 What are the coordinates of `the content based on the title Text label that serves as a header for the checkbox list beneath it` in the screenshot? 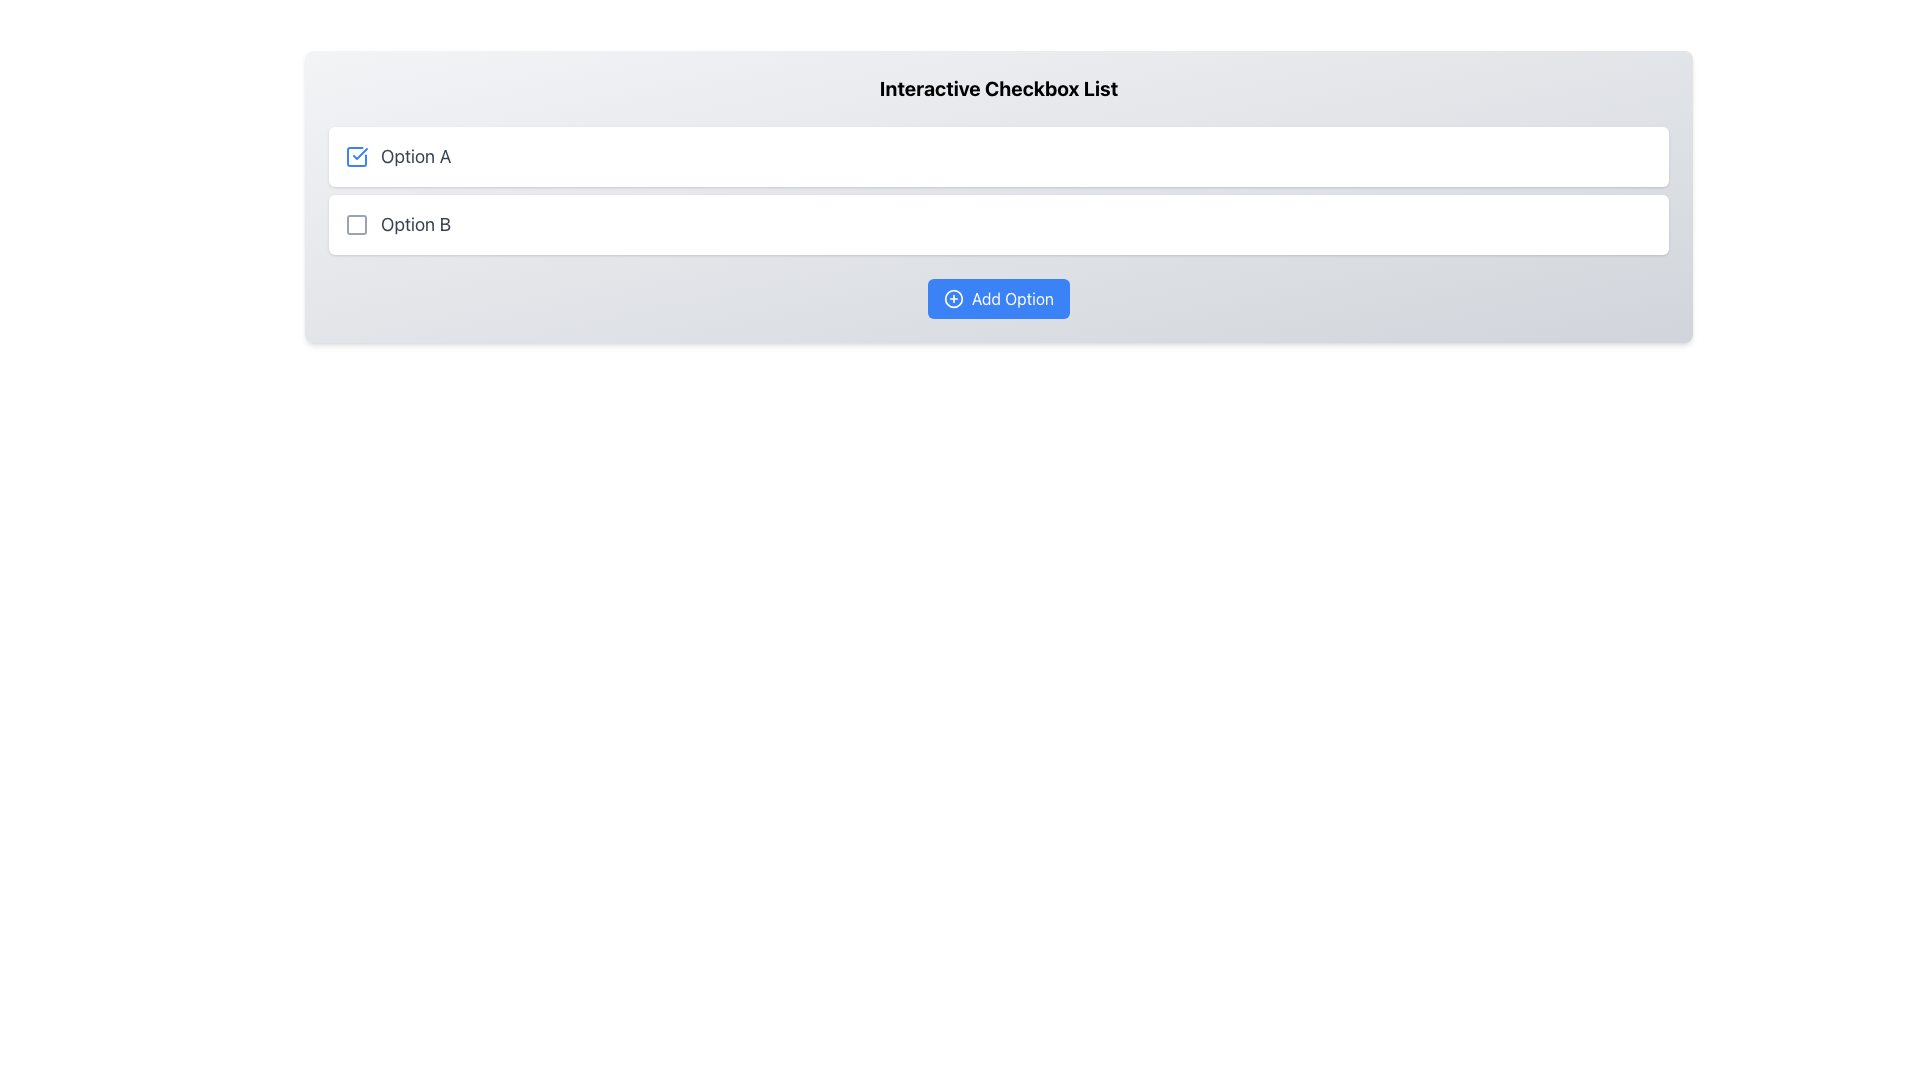 It's located at (998, 87).